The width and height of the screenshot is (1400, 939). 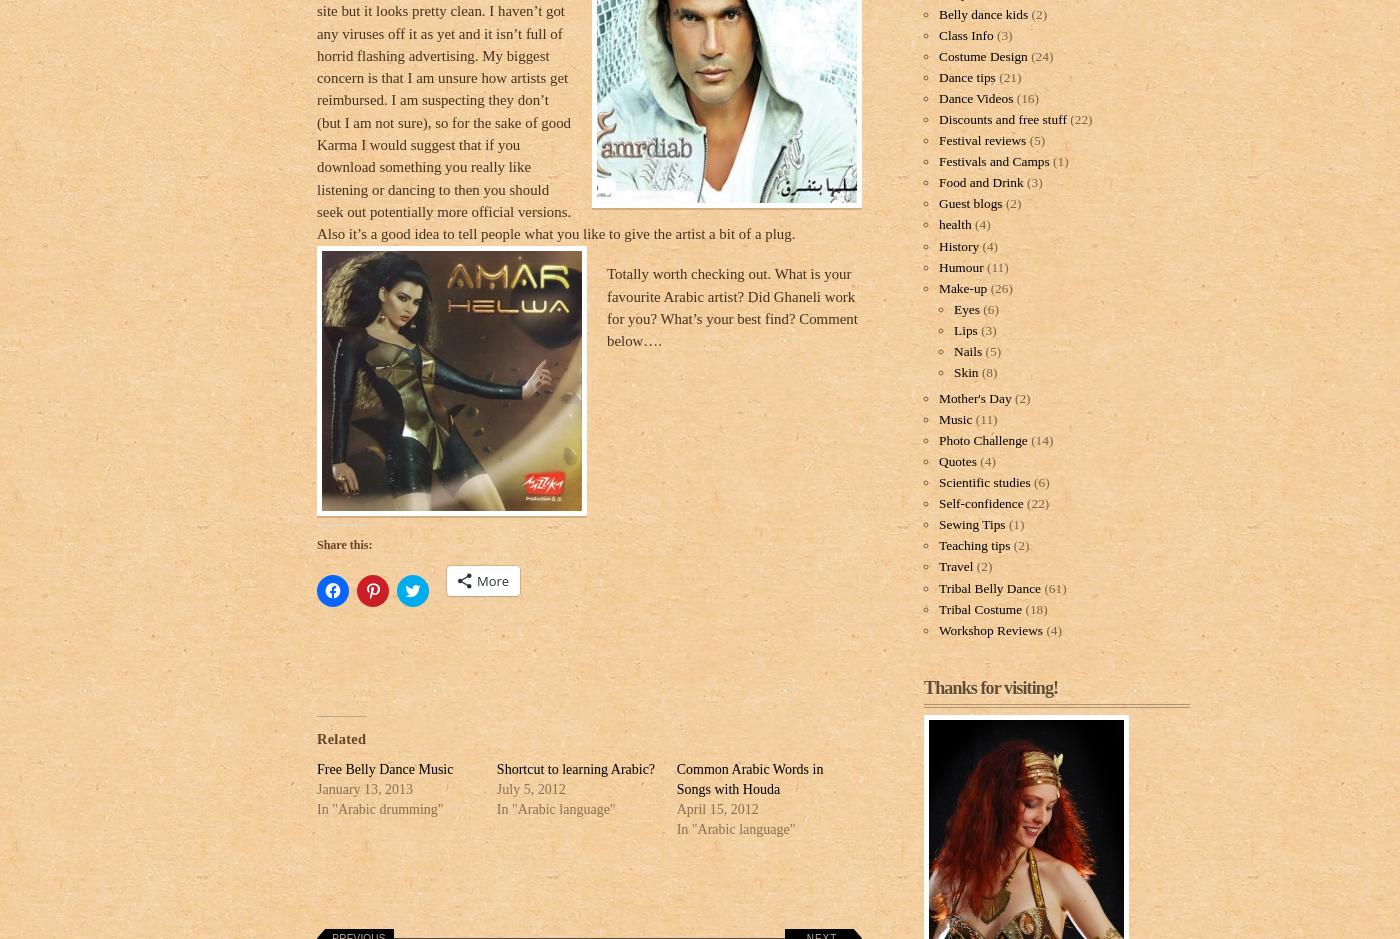 I want to click on '(14)', so click(x=1040, y=440).